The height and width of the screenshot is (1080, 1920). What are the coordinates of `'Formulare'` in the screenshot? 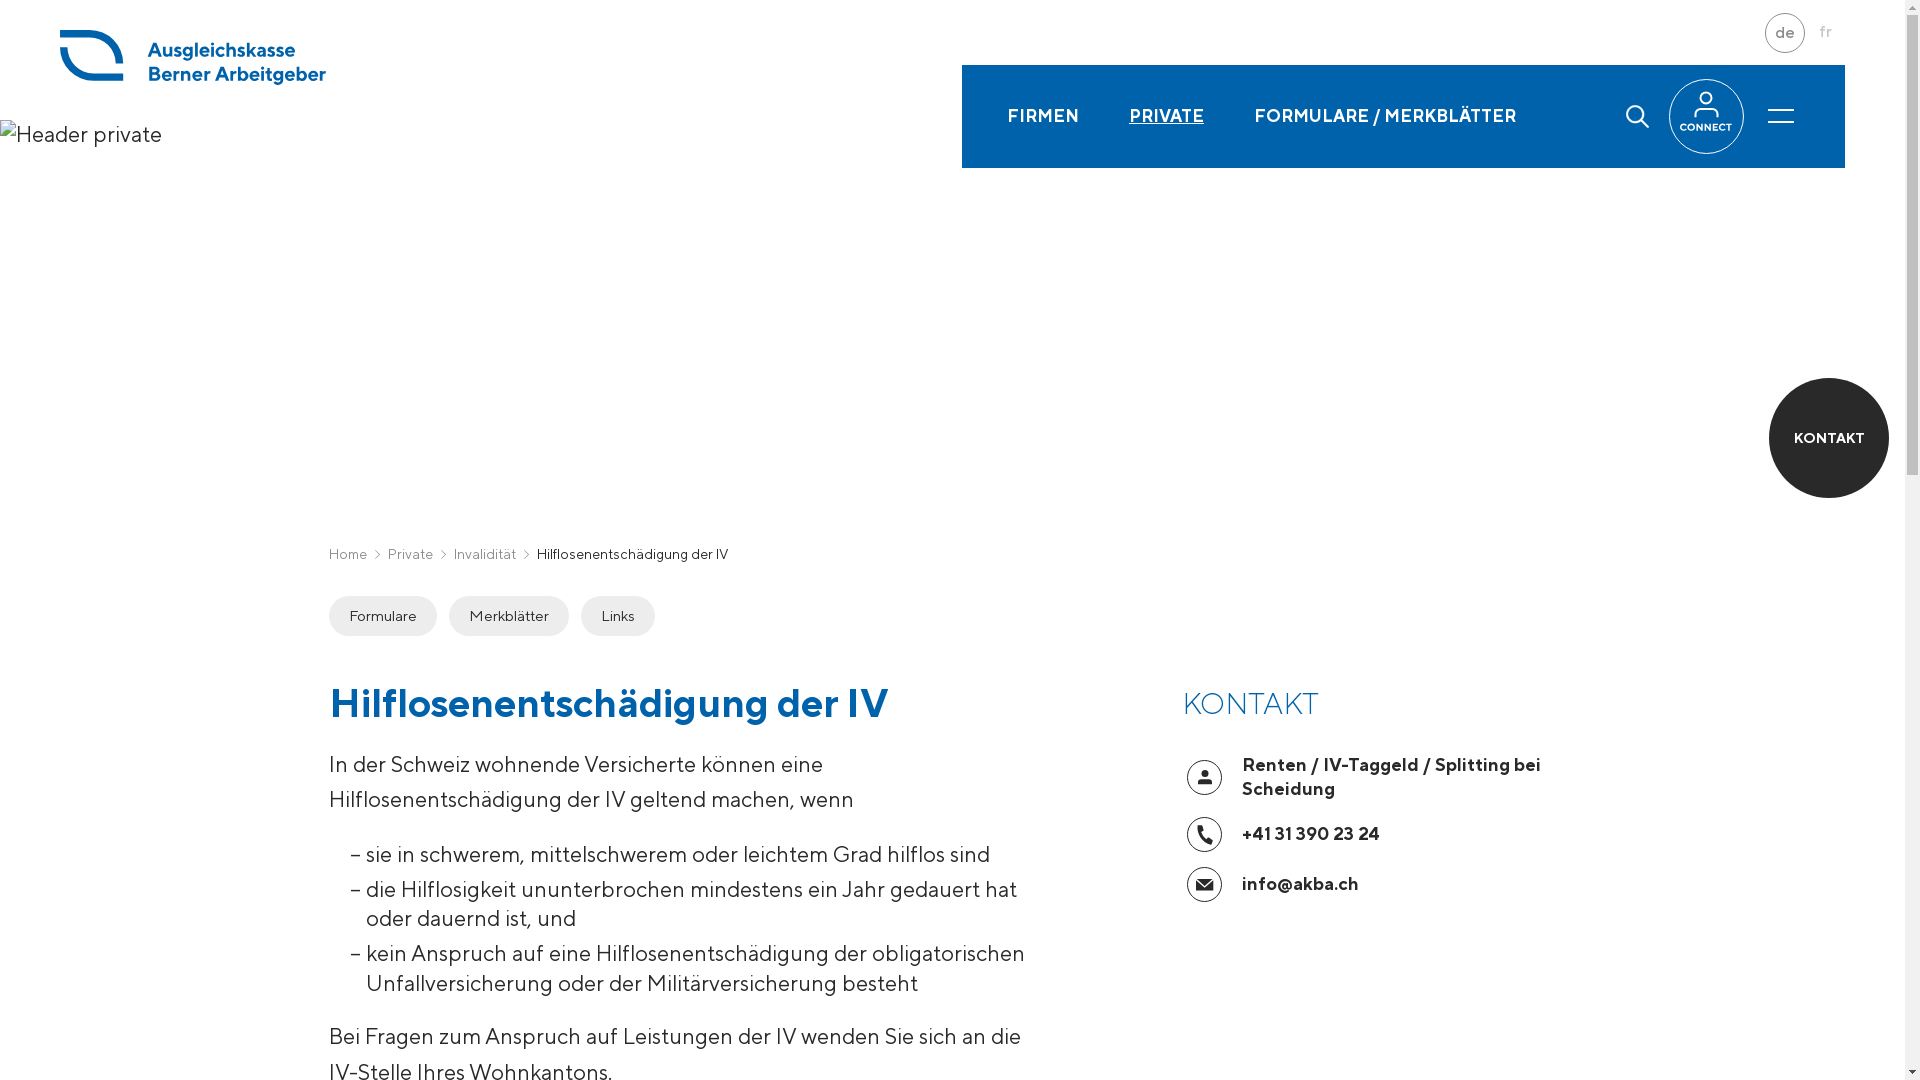 It's located at (382, 615).